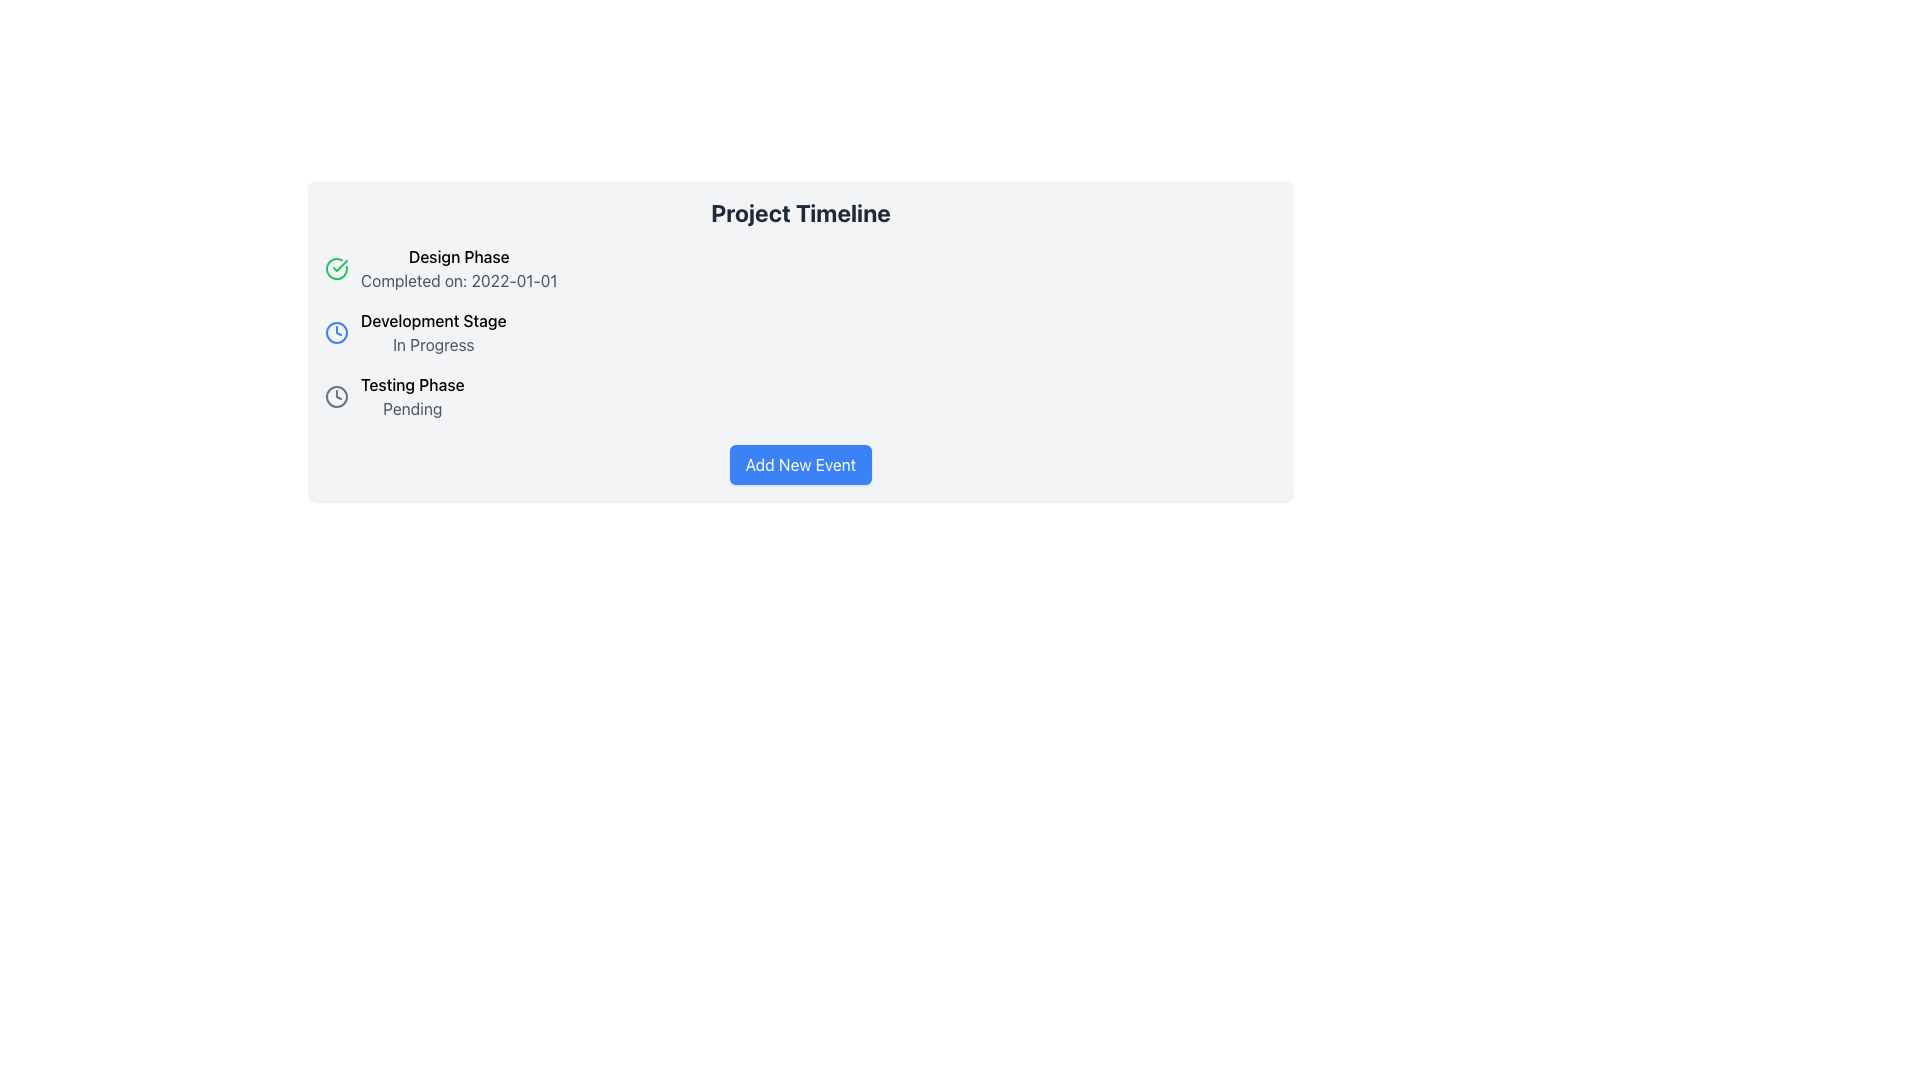 The width and height of the screenshot is (1920, 1080). What do you see at coordinates (336, 331) in the screenshot?
I see `the blue clock icon with a circular outline located to the left of the 'Development Stage' header text in the second timeline entry of the 'Project Timeline' card` at bounding box center [336, 331].